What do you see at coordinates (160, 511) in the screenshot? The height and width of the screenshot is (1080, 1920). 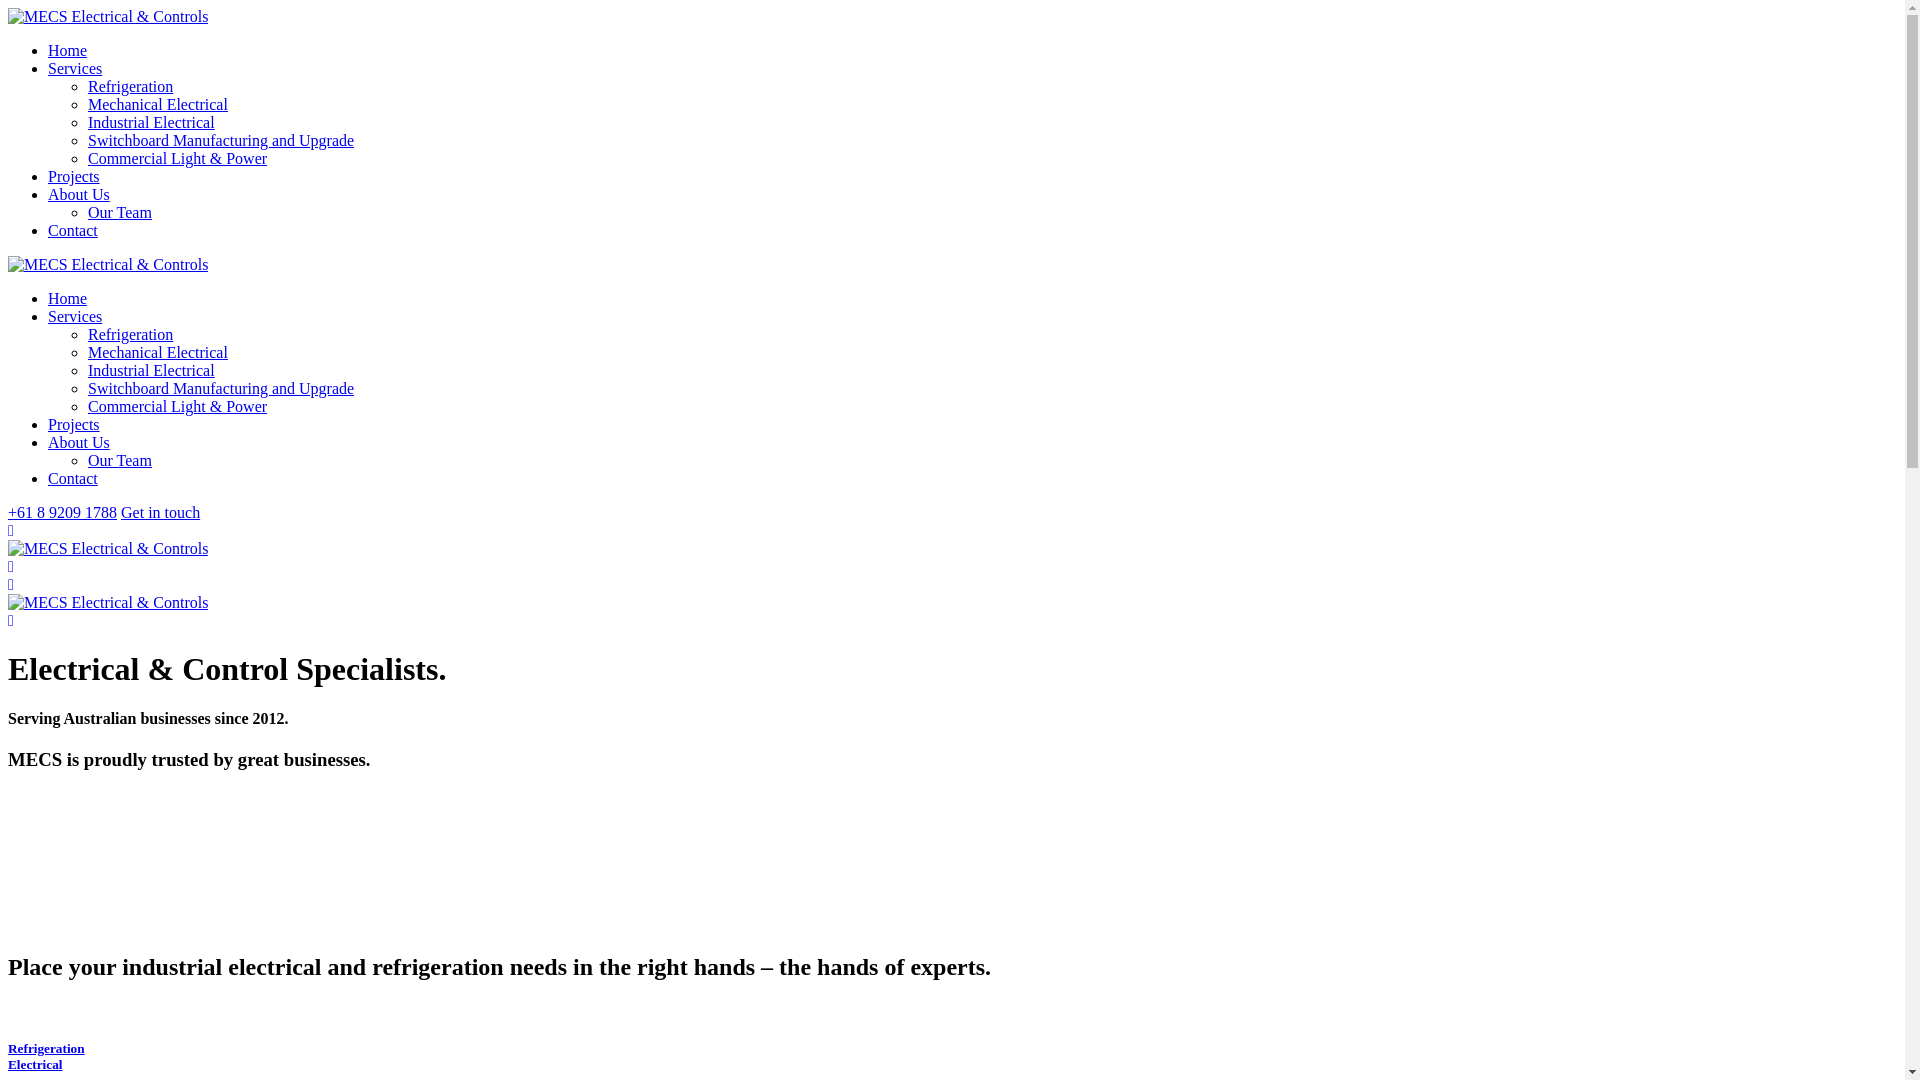 I see `'Get in touch'` at bounding box center [160, 511].